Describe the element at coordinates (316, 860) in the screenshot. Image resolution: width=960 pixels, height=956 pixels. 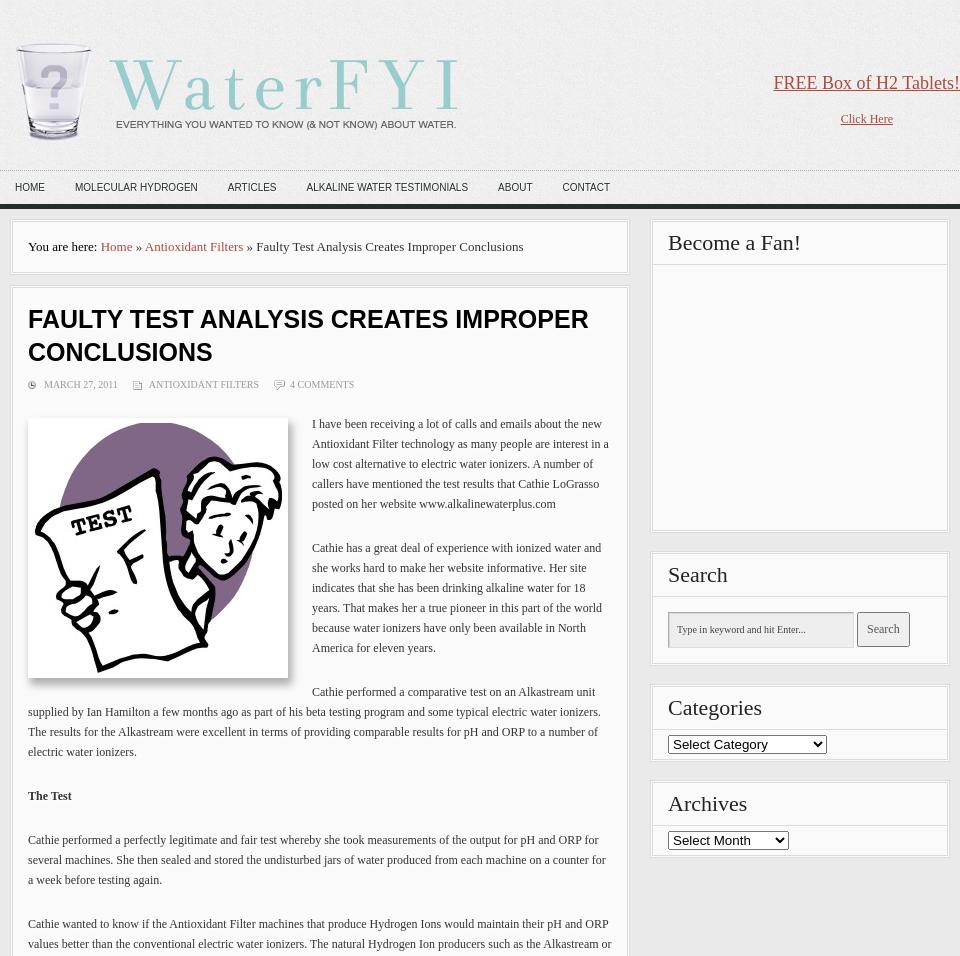
I see `'Cathie performed a perfectly legitimate and fair test whereby she took measurements of the output for pH and ORP for several machines.  She then sealed and stored the undisturbed jars of water produced from each machine on a counter for a week before testing again.'` at that location.